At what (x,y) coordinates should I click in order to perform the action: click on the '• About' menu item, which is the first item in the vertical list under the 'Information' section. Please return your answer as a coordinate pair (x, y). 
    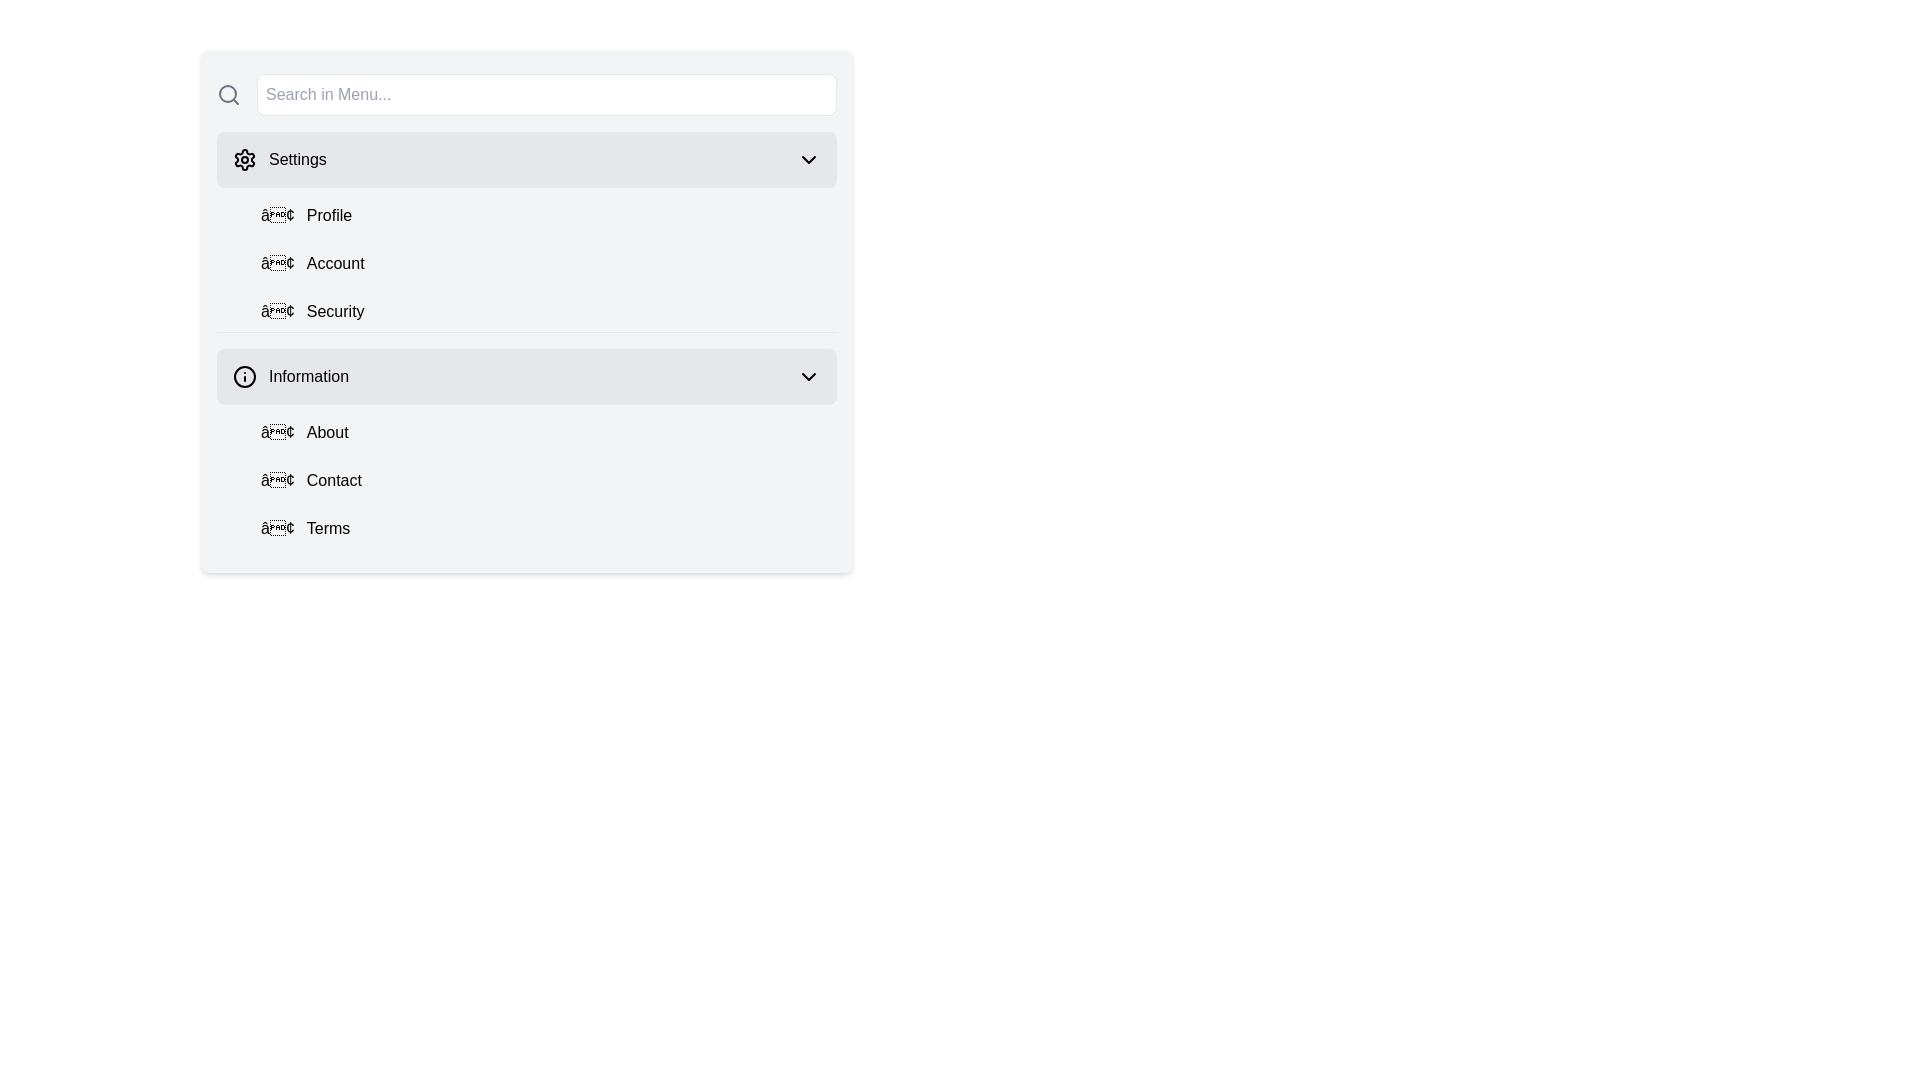
    Looking at the image, I should click on (527, 431).